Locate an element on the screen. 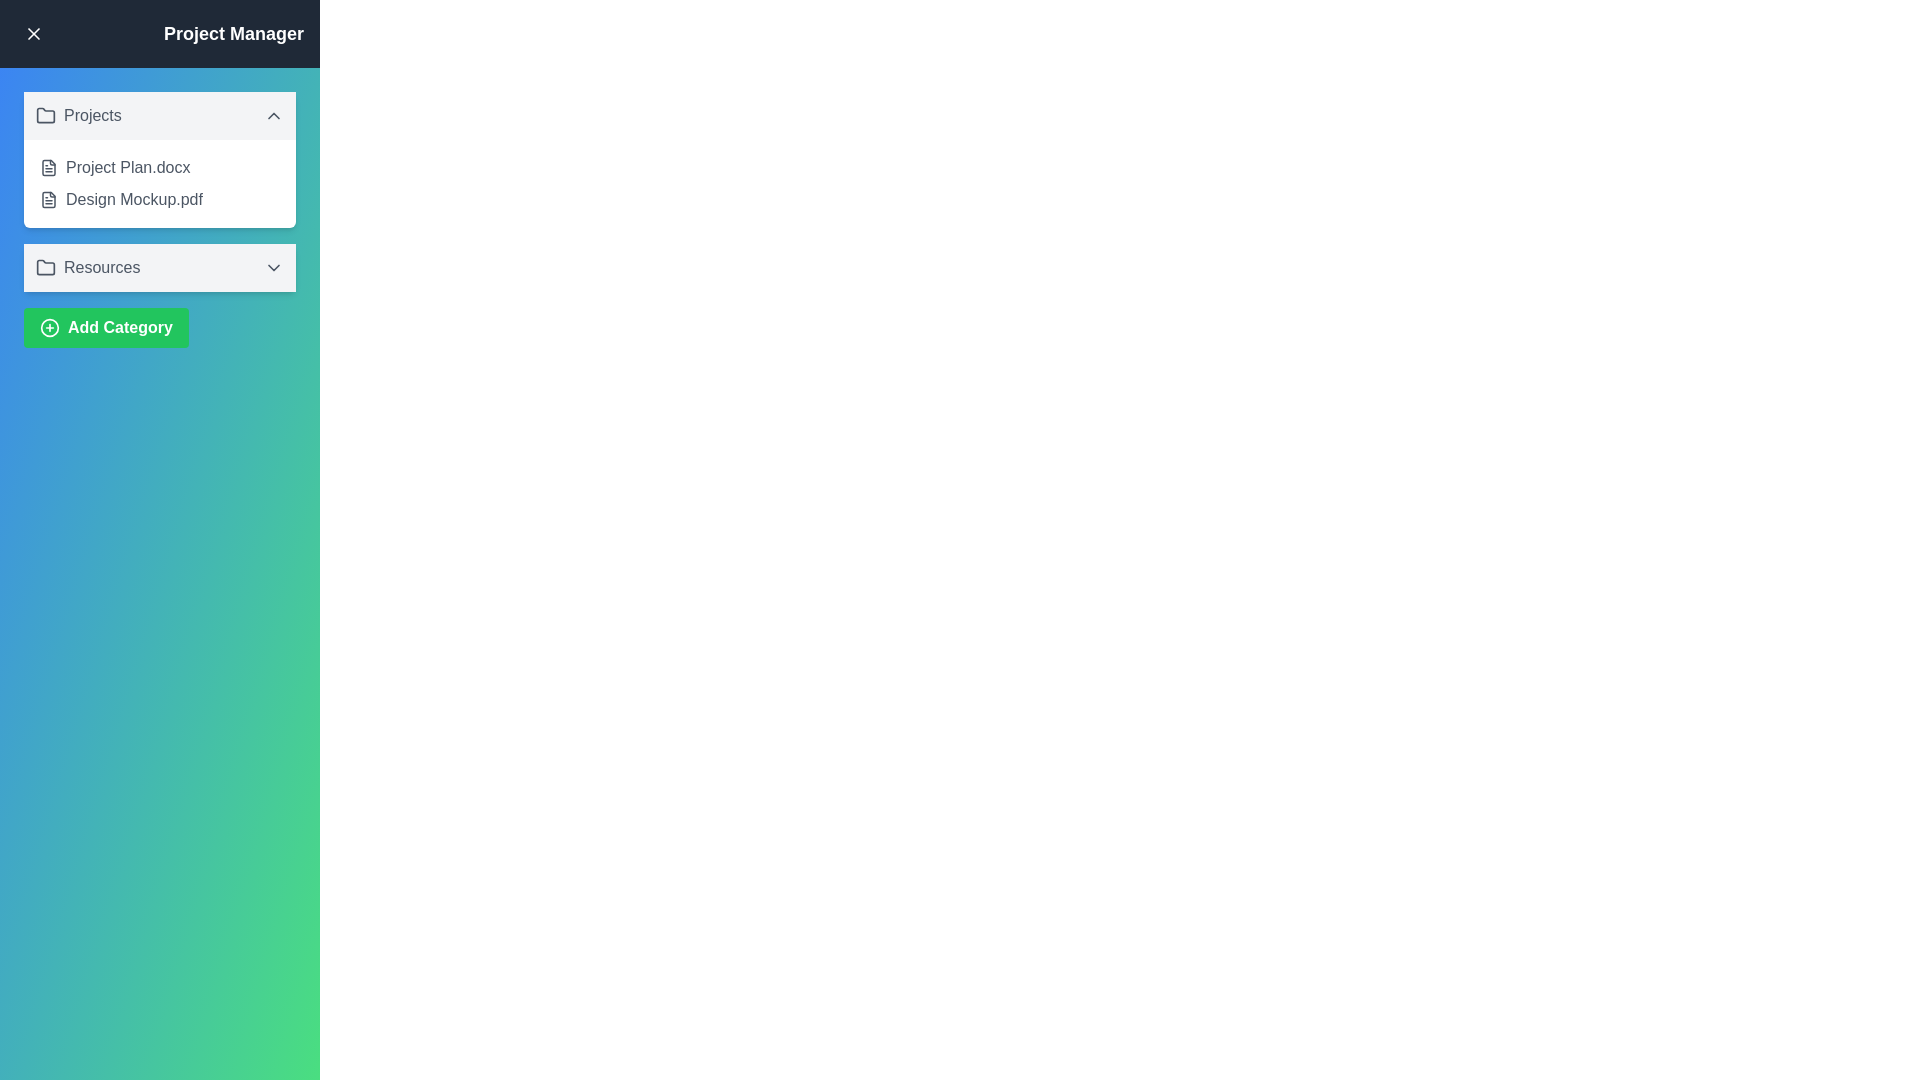 This screenshot has width=1920, height=1080. the file icon representing 'Design Mockup.pdf' in the 'Projects' section of the sidebar menu is located at coordinates (48, 200).